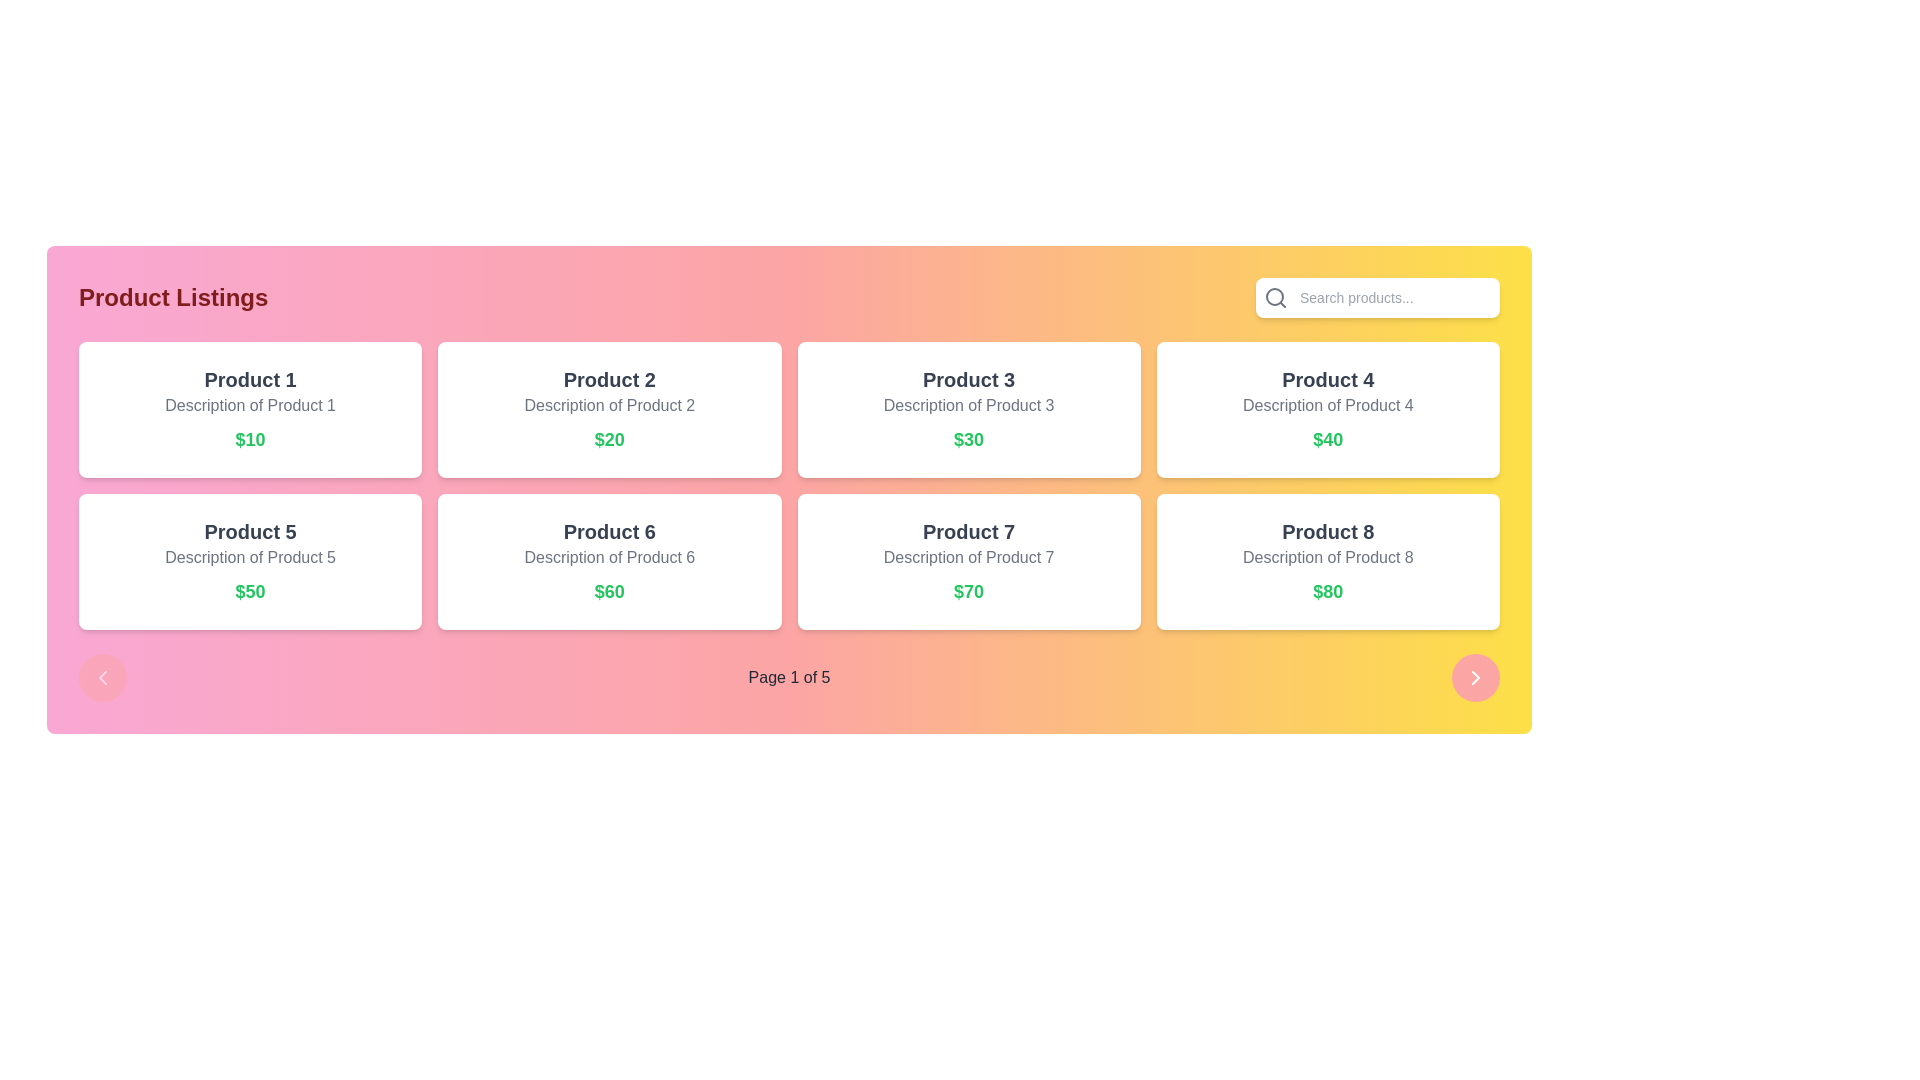 This screenshot has height=1080, width=1920. I want to click on the product information card that displays details about a product, positioned as the third element in a grid layout, so click(969, 408).